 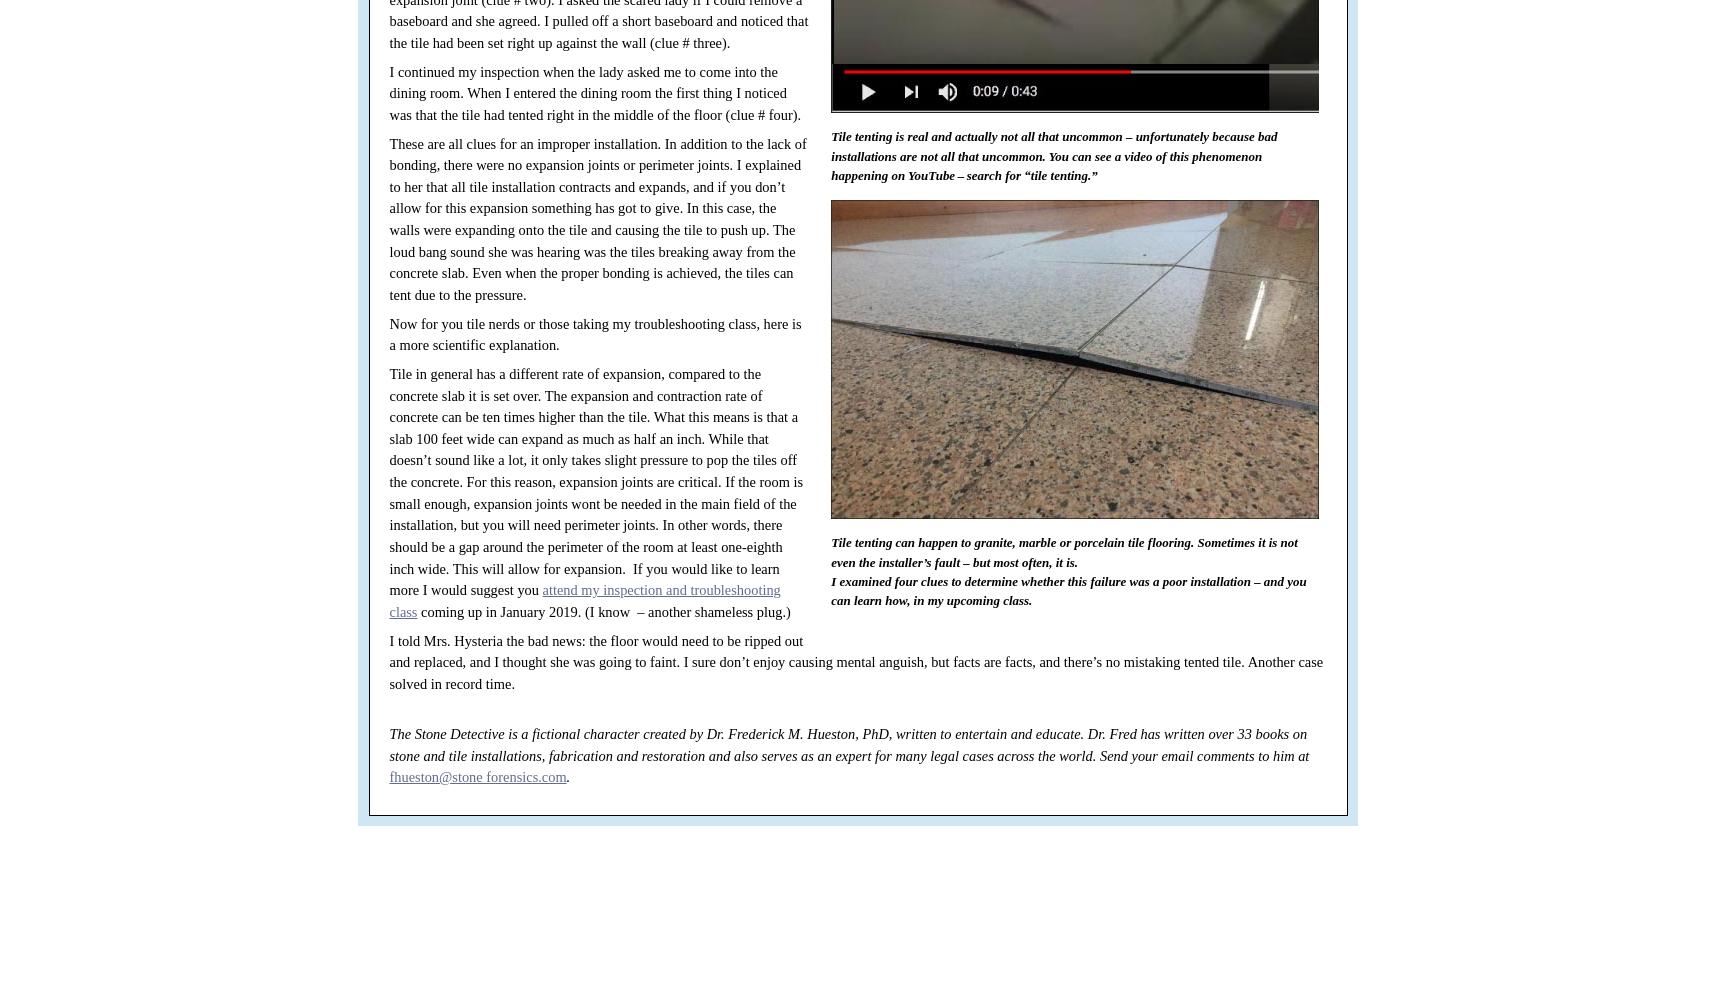 I want to click on 'I examined four clues to determine whether this failure was a poor installation – and you can learn how, in my upcoming class.', so click(x=1068, y=589).